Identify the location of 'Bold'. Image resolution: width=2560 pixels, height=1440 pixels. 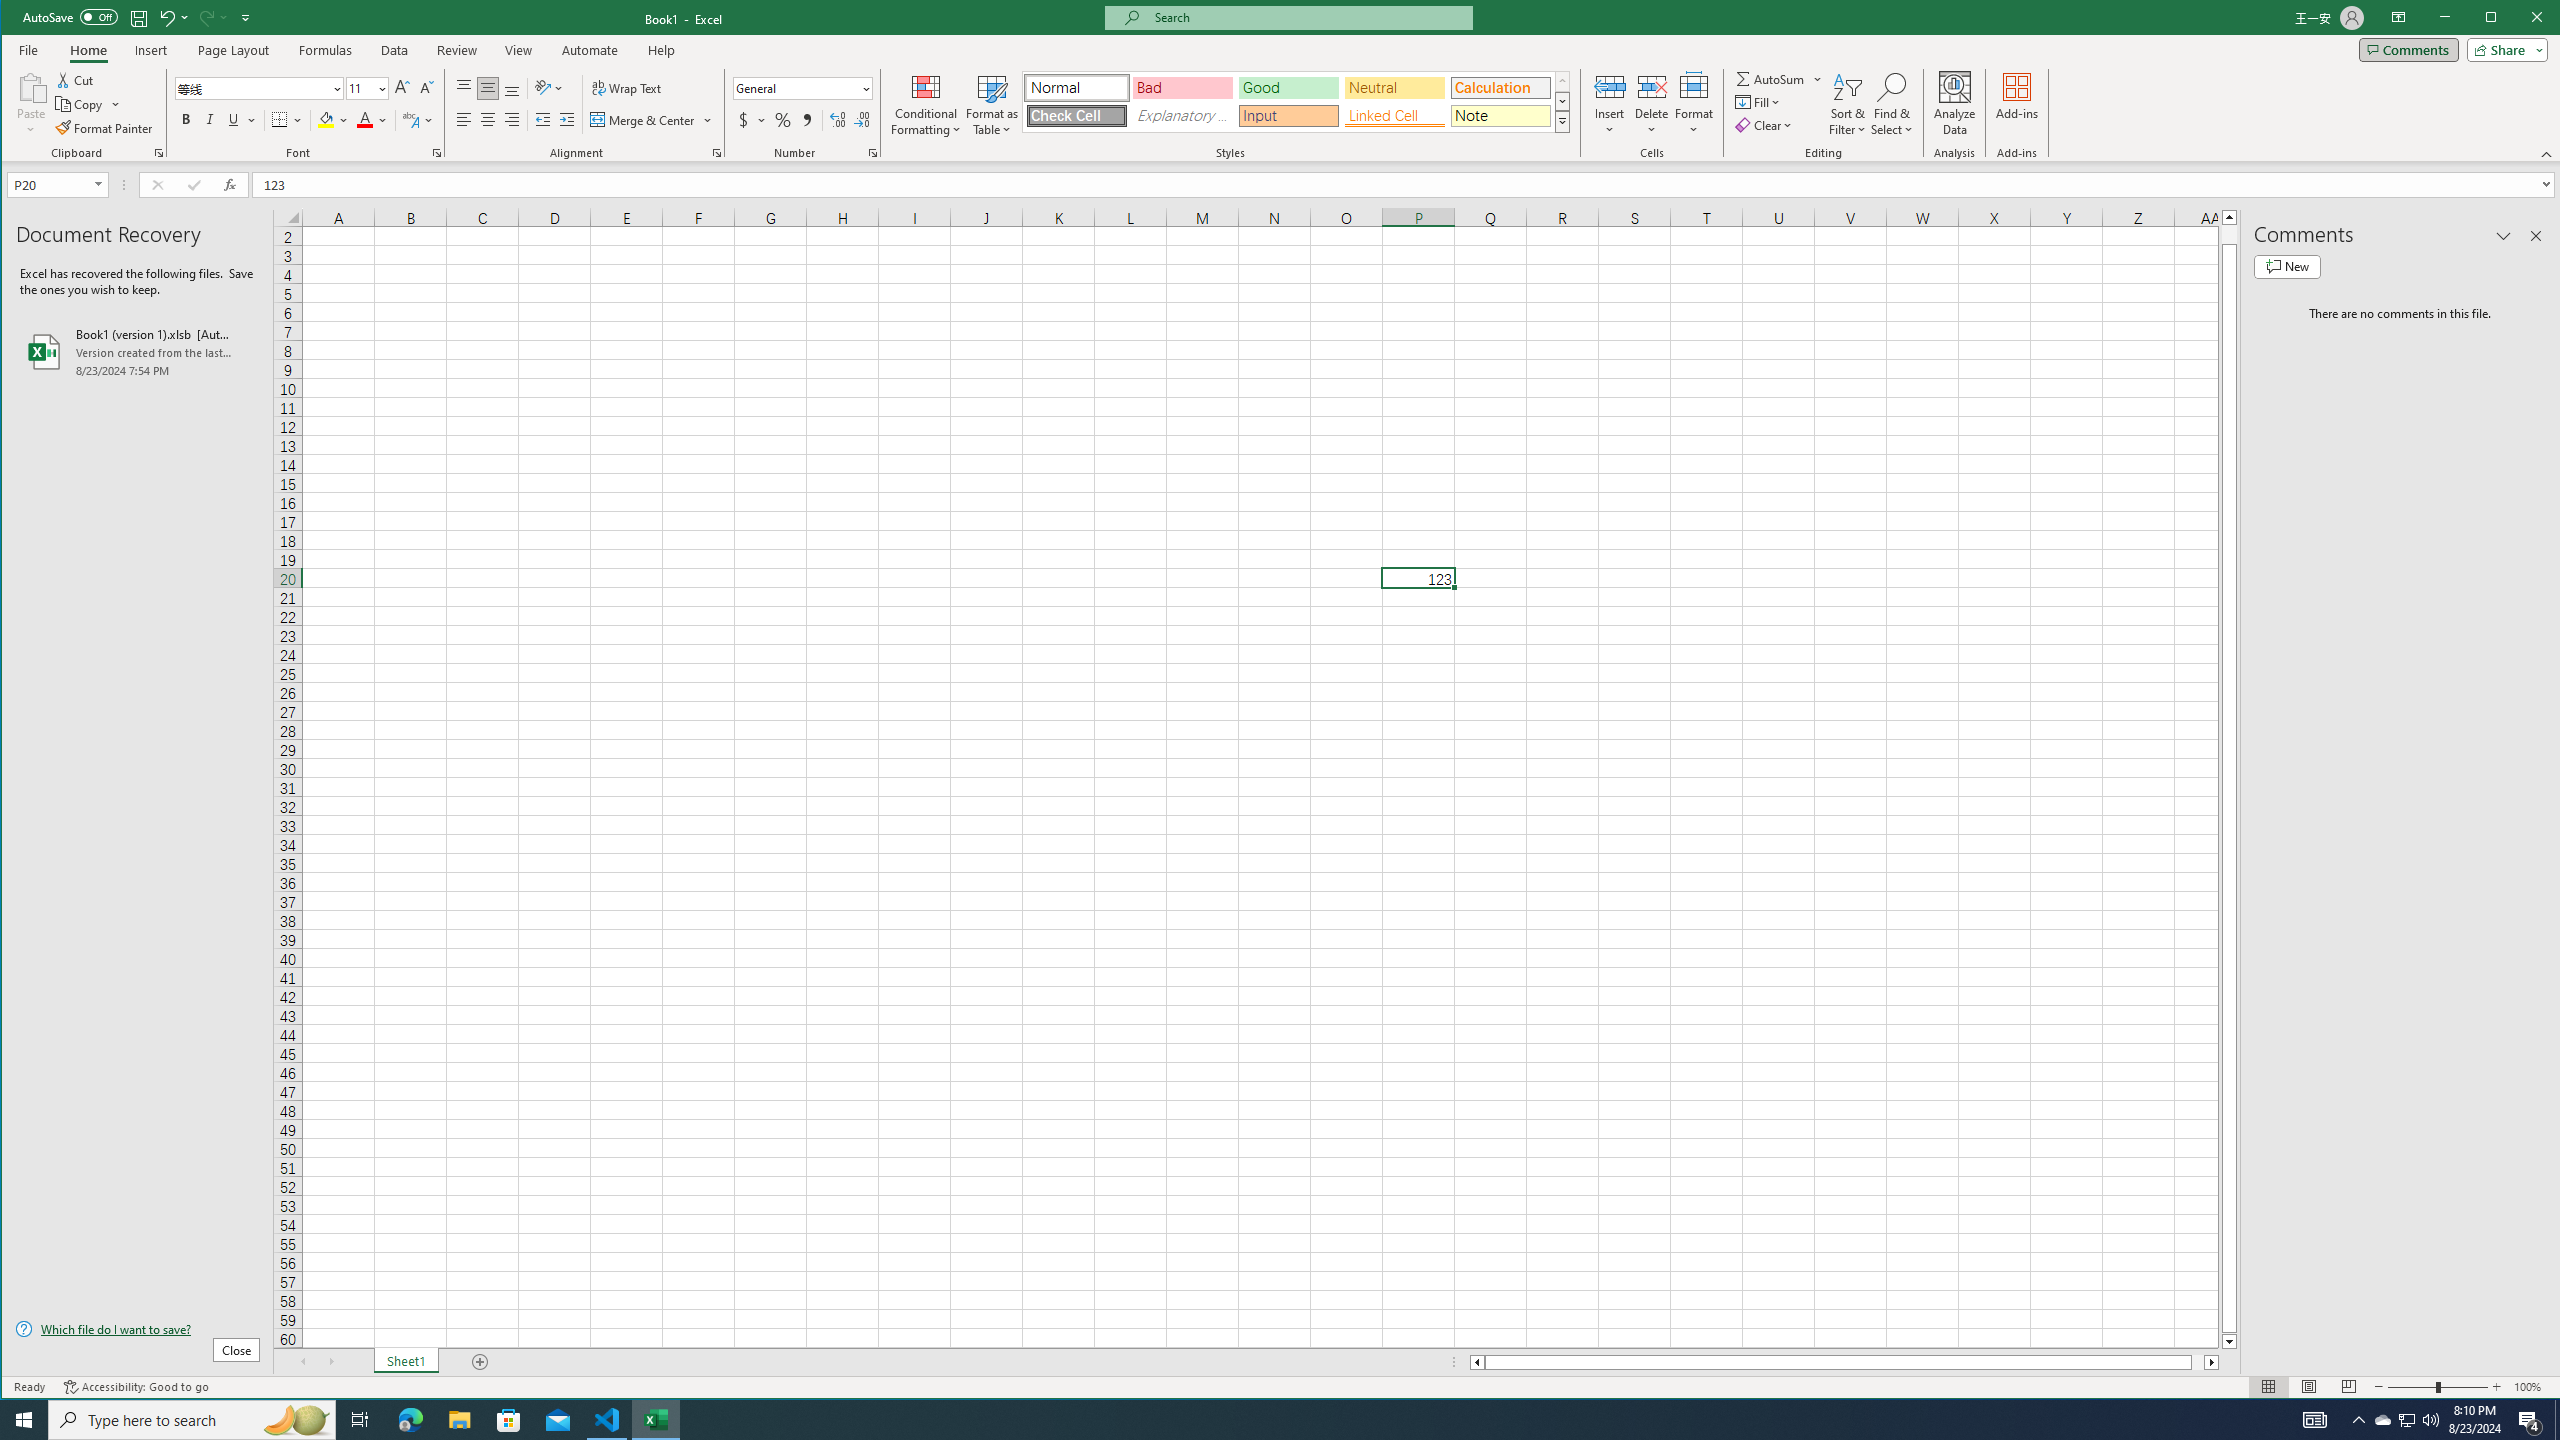
(184, 119).